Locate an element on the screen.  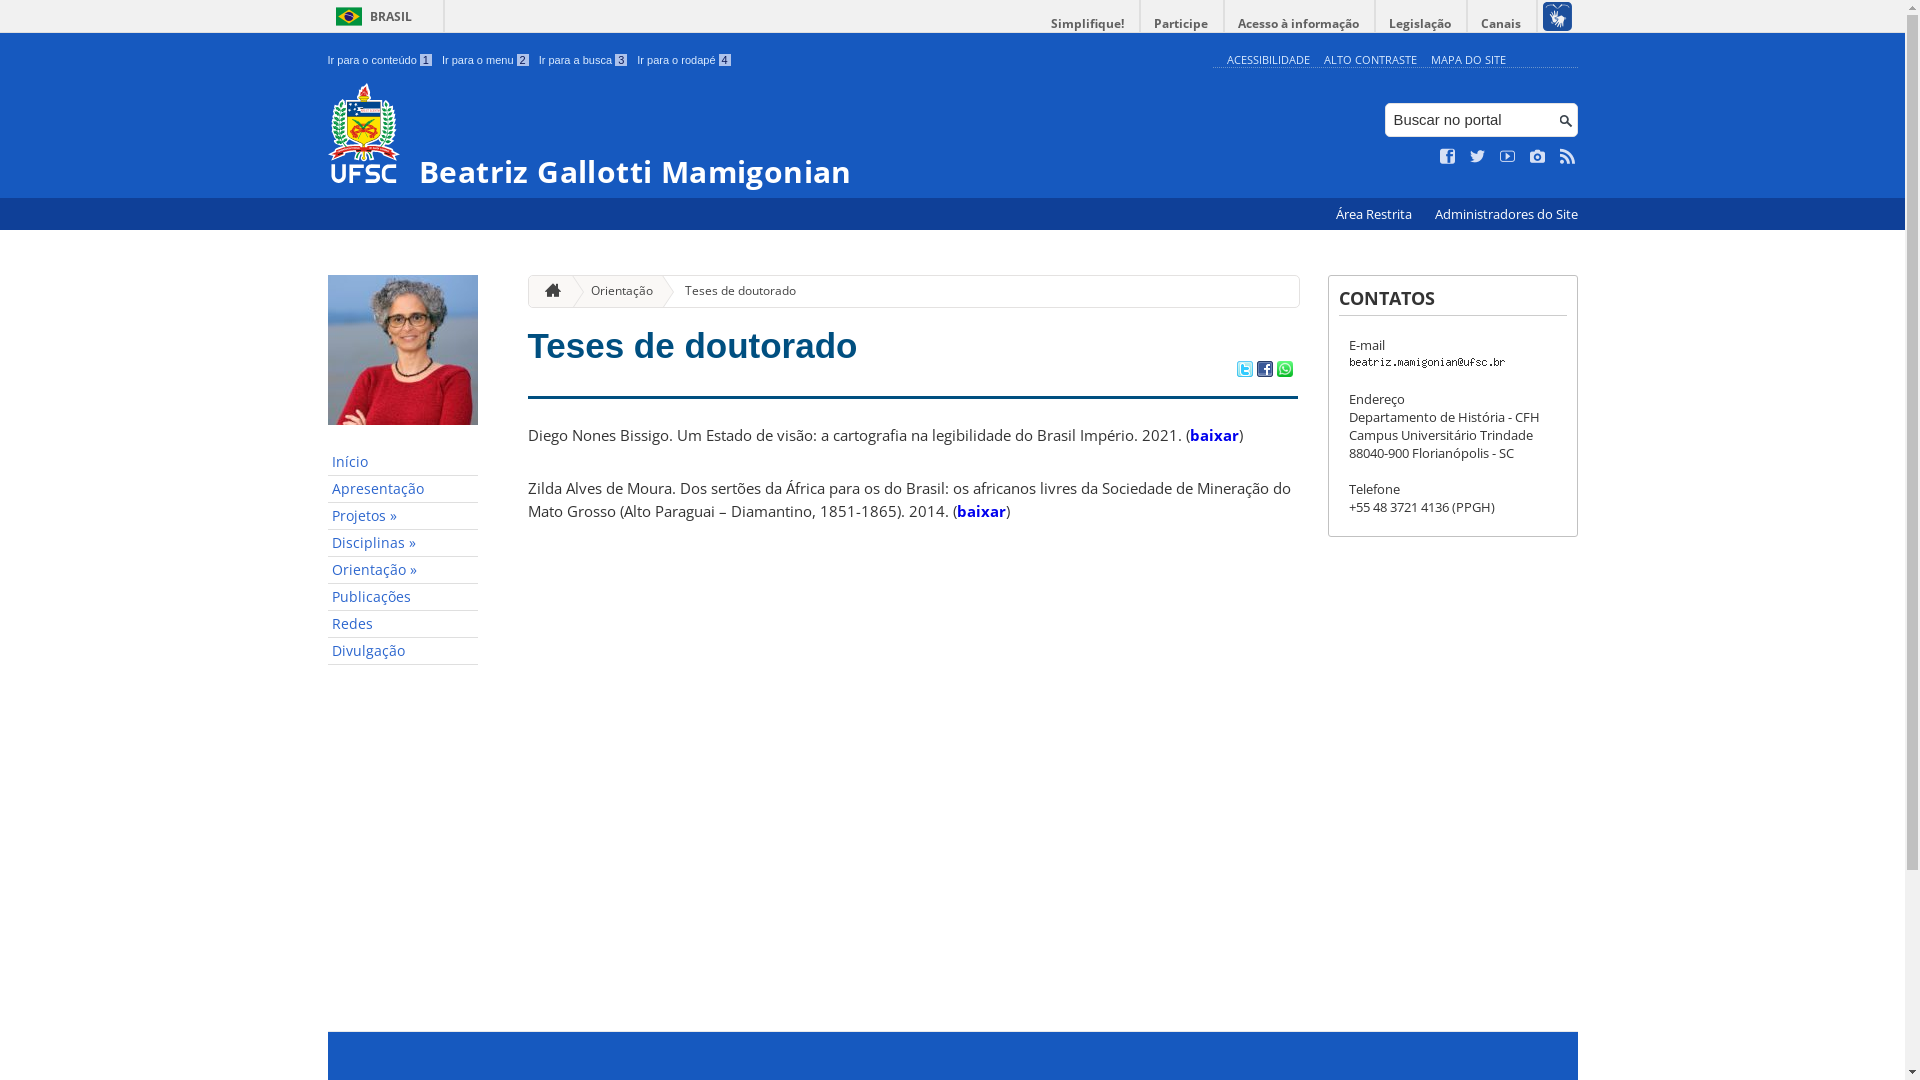
'Redes' is located at coordinates (402, 623).